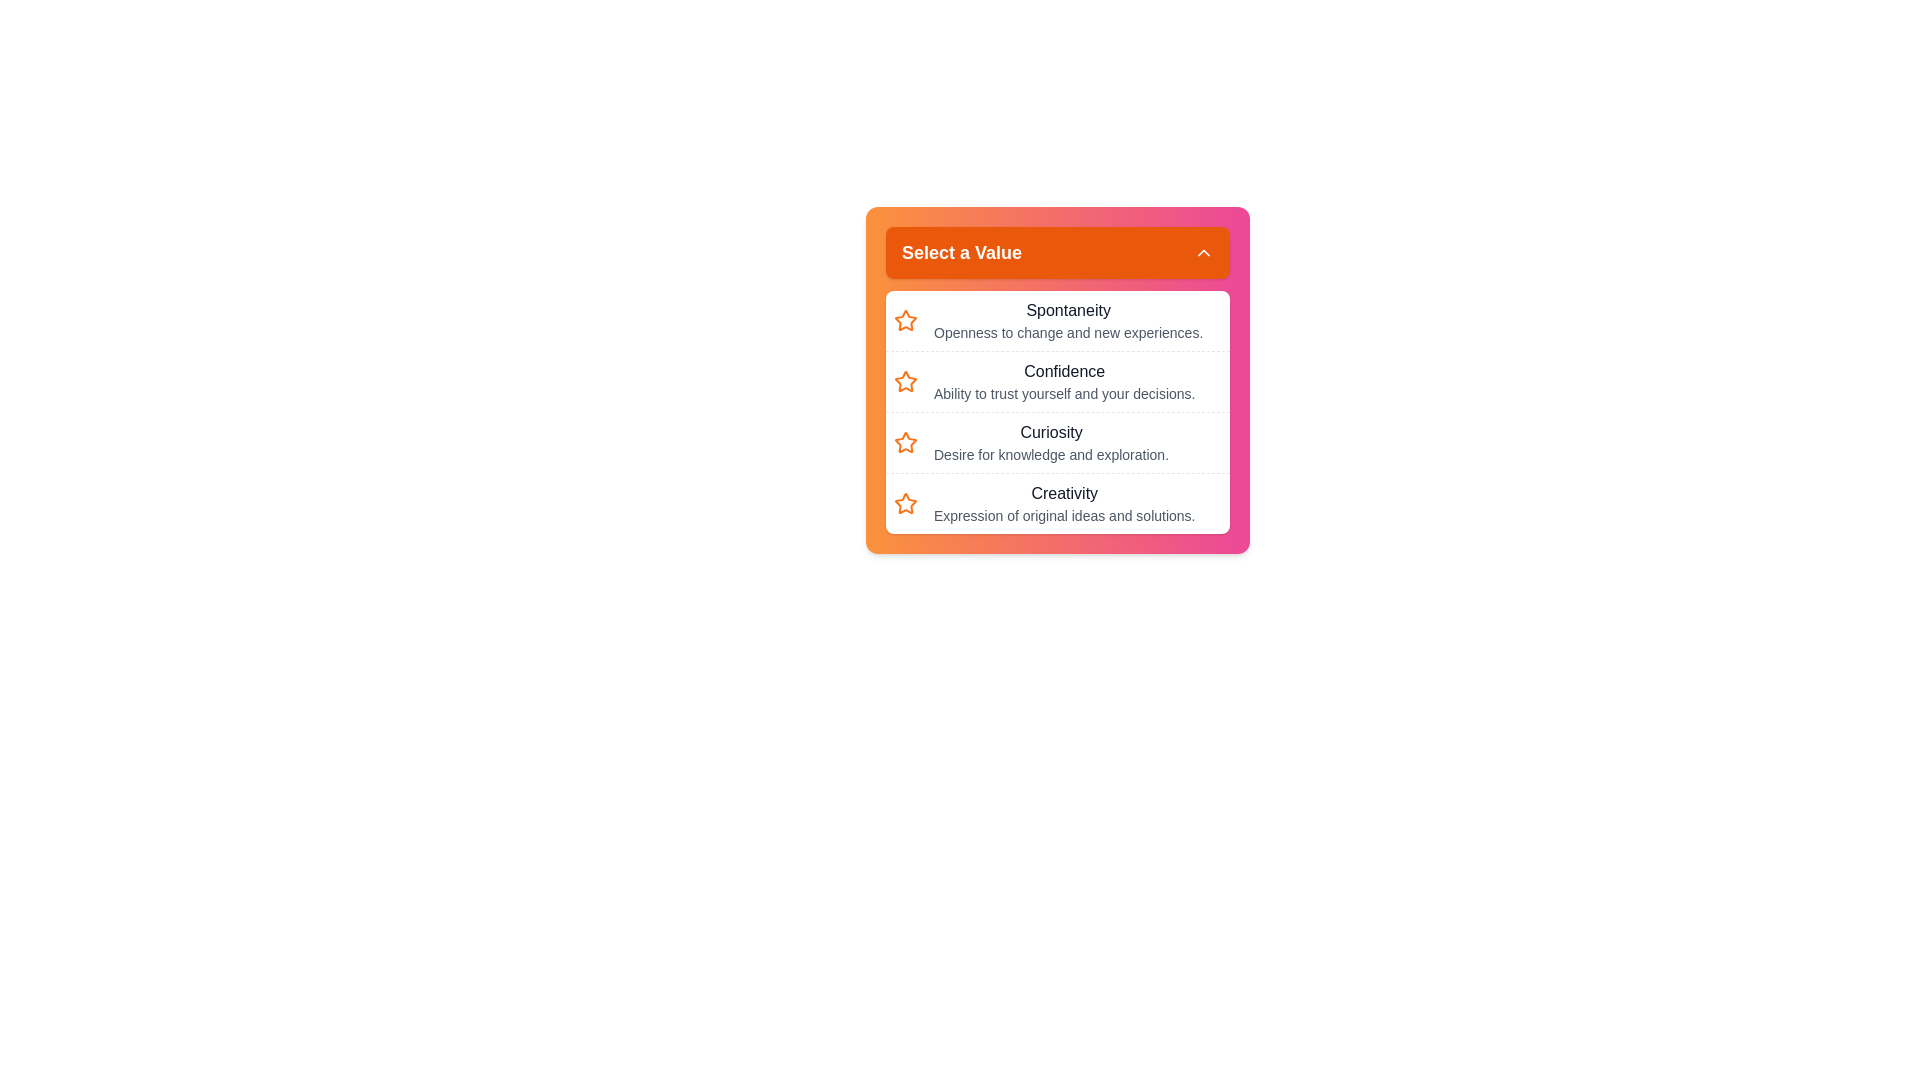 Image resolution: width=1920 pixels, height=1080 pixels. What do you see at coordinates (905, 441) in the screenshot?
I see `the third star icon with orange outlines next to the label 'Curiosity' in the collapsed dropdown menu` at bounding box center [905, 441].